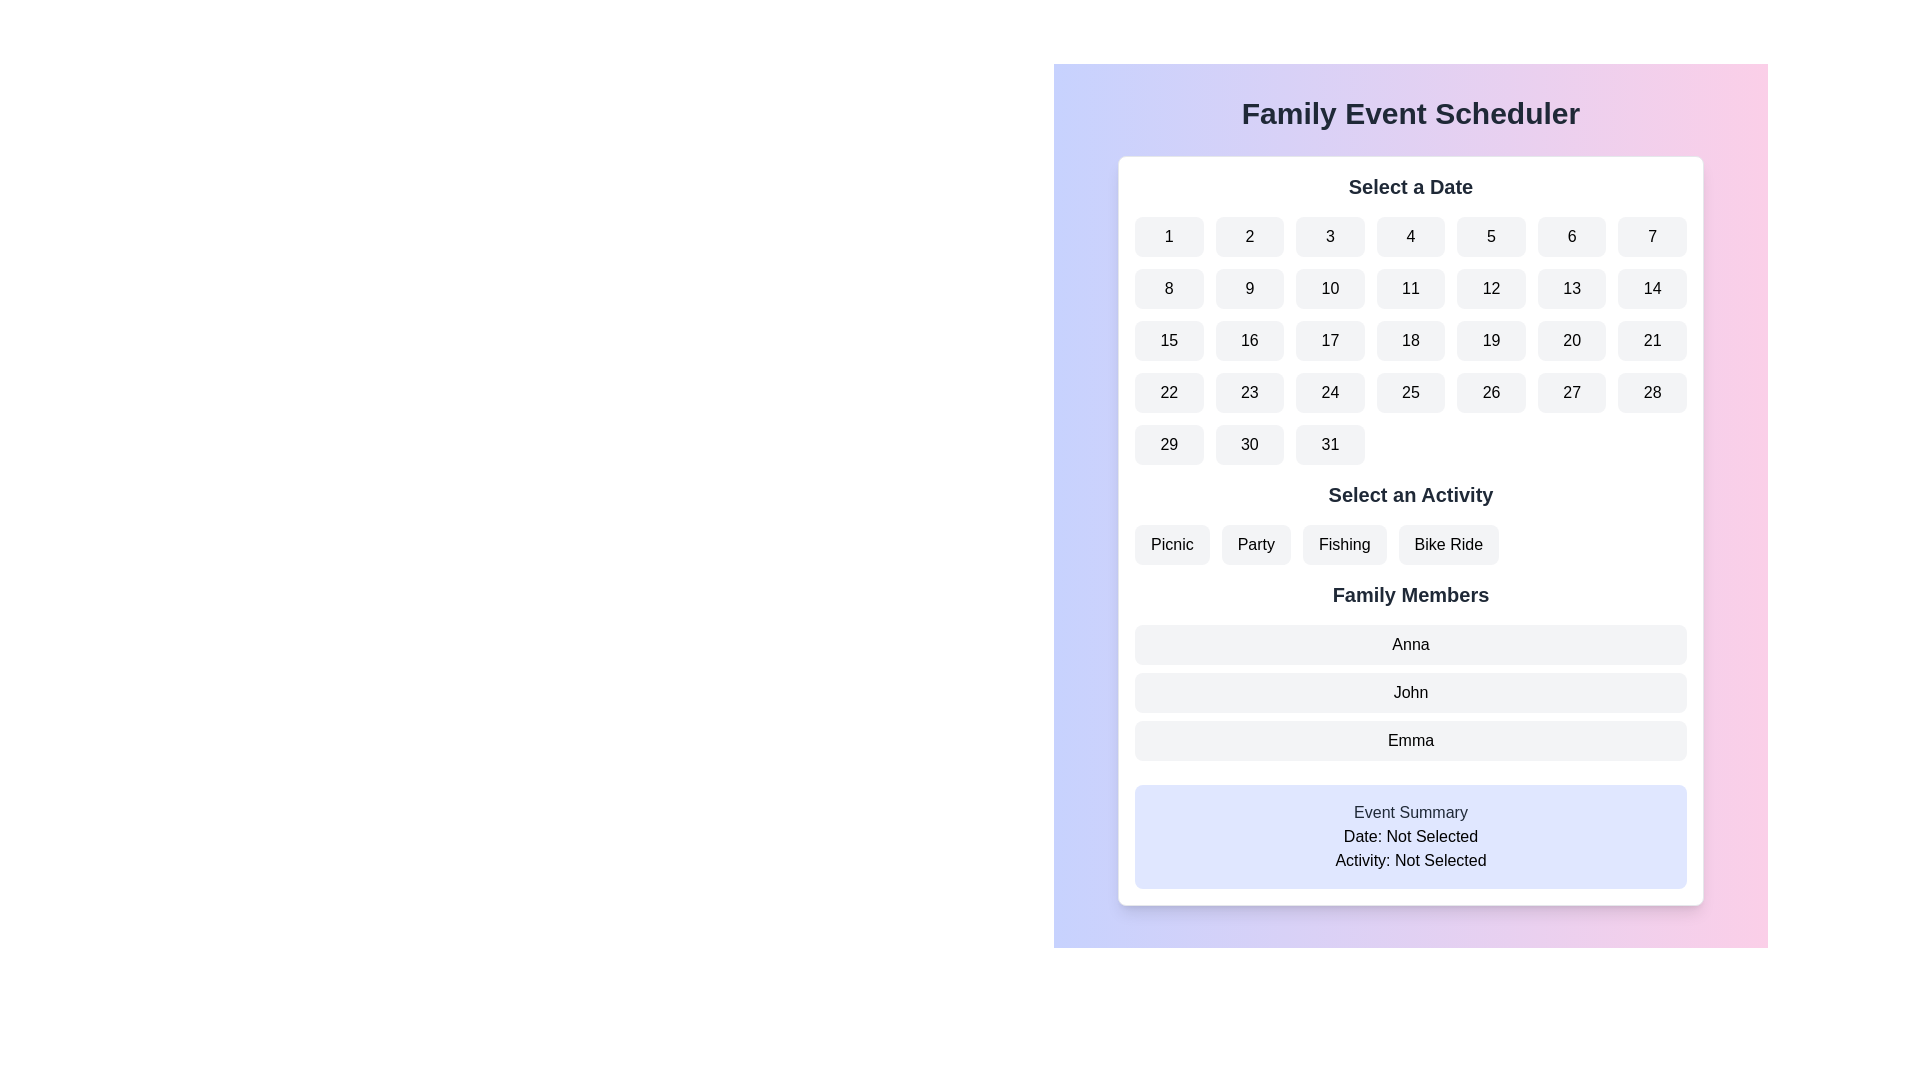 The width and height of the screenshot is (1920, 1080). I want to click on the 'Bike Ride' button, which is a rectangular button with rounded corners, light gray background, and bold black text, so click(1448, 544).